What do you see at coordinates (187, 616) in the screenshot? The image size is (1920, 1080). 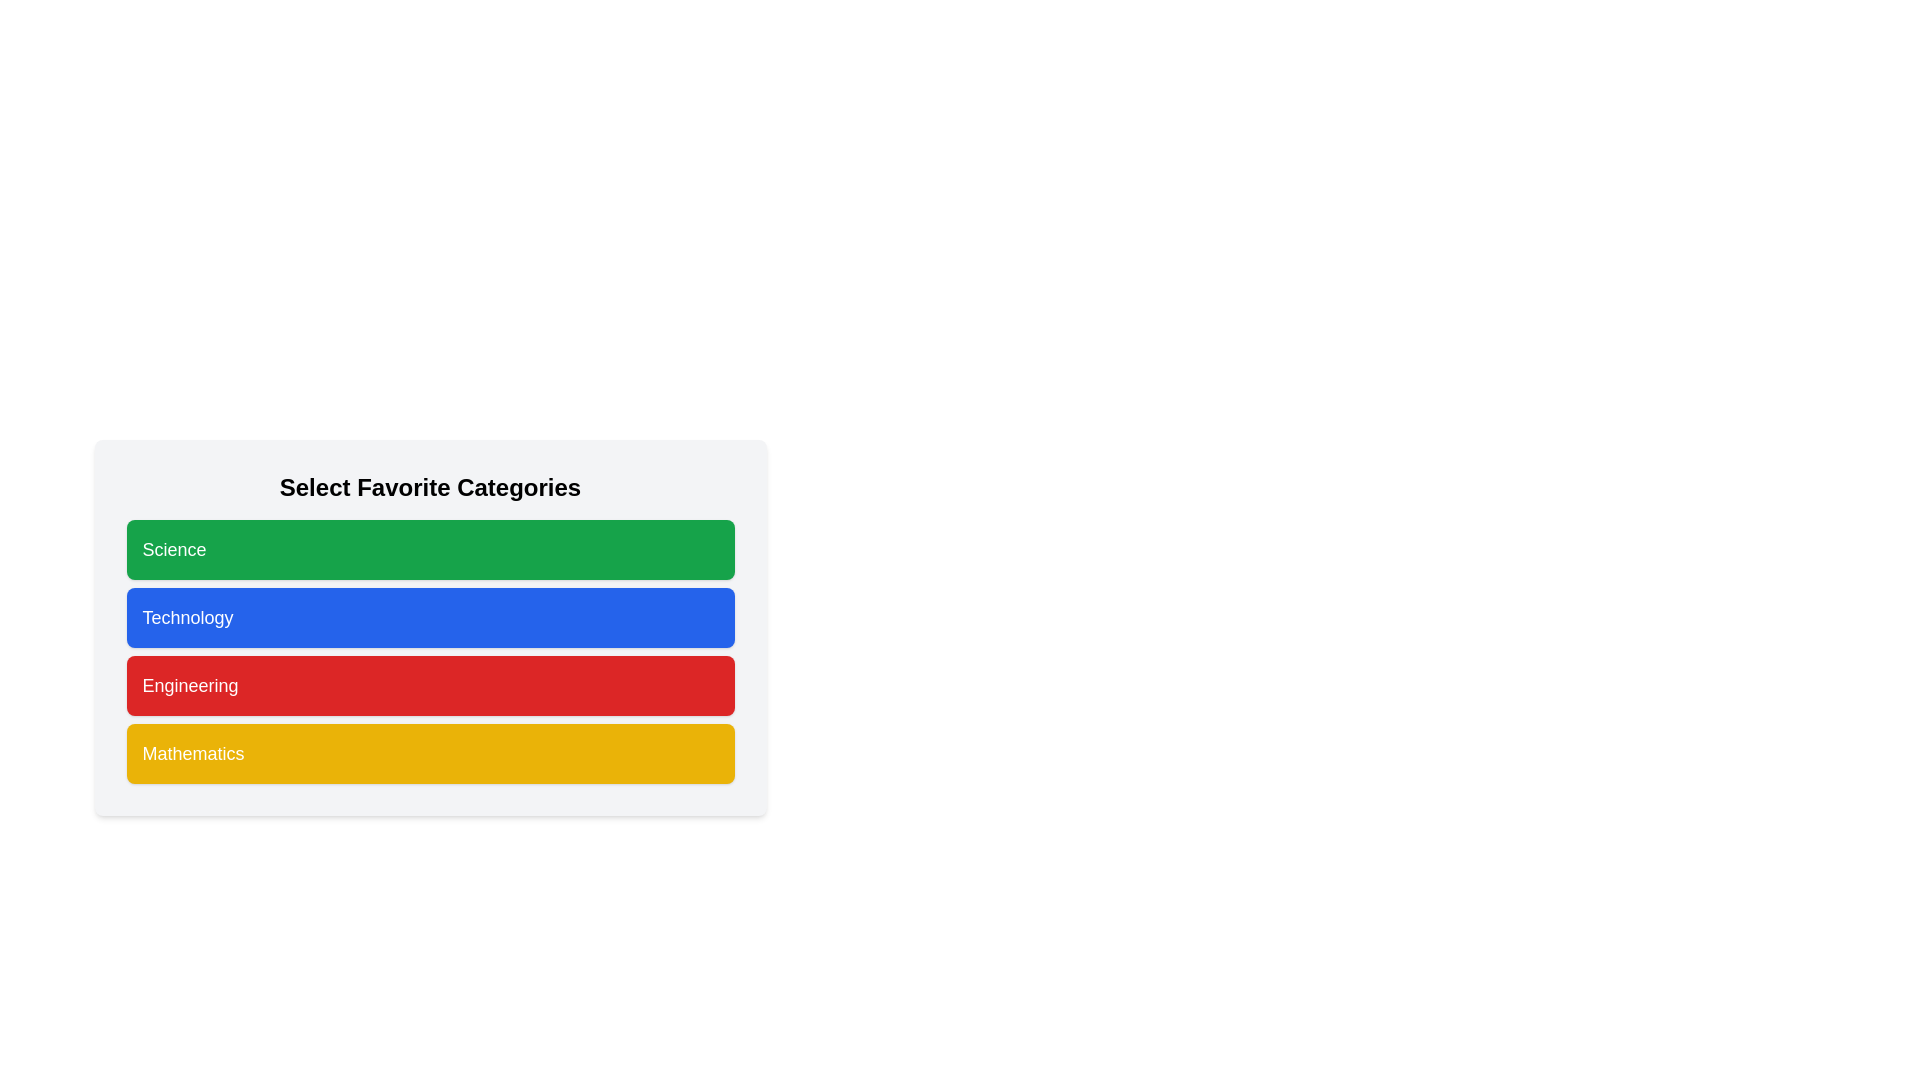 I see `text label that reads 'Technology', which is styled in bold white font over a blue background, located in the second colored row under 'Select Favorite Categories'` at bounding box center [187, 616].